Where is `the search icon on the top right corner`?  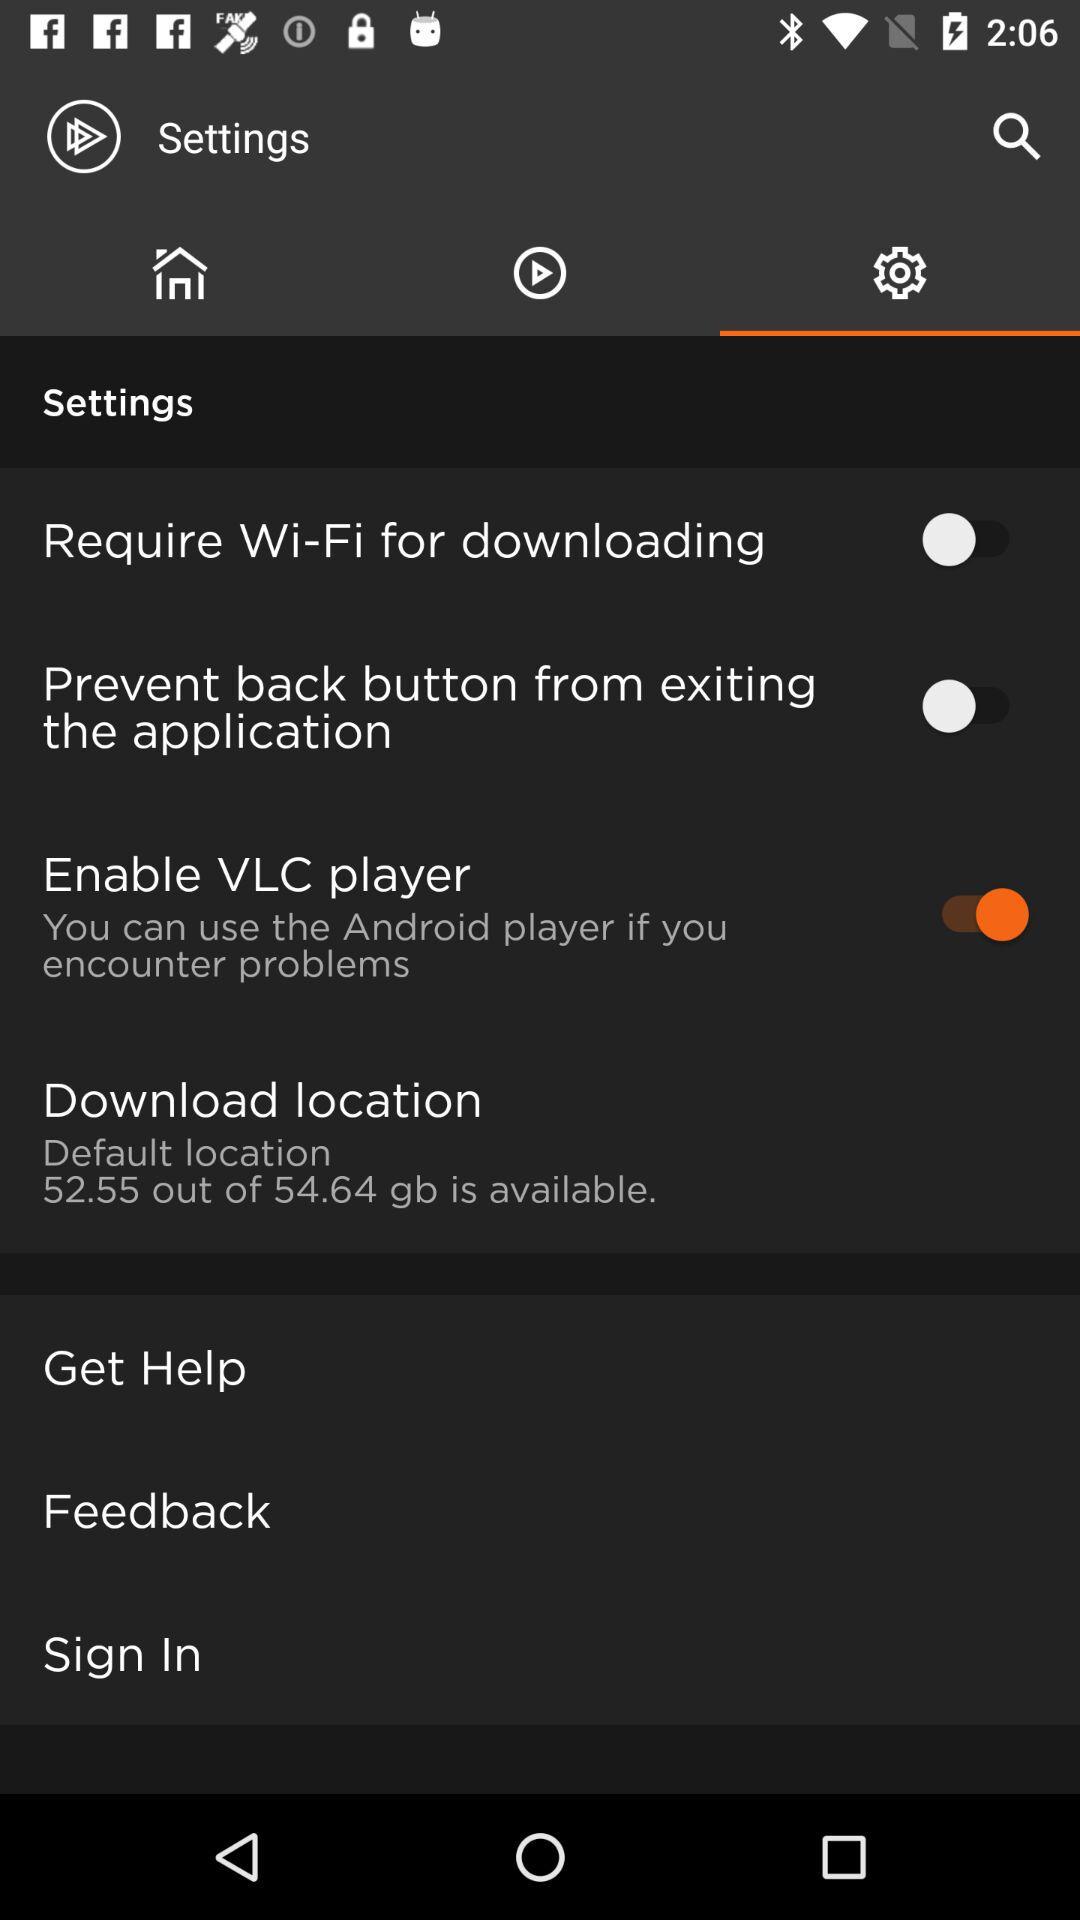
the search icon on the top right corner is located at coordinates (1017, 136).